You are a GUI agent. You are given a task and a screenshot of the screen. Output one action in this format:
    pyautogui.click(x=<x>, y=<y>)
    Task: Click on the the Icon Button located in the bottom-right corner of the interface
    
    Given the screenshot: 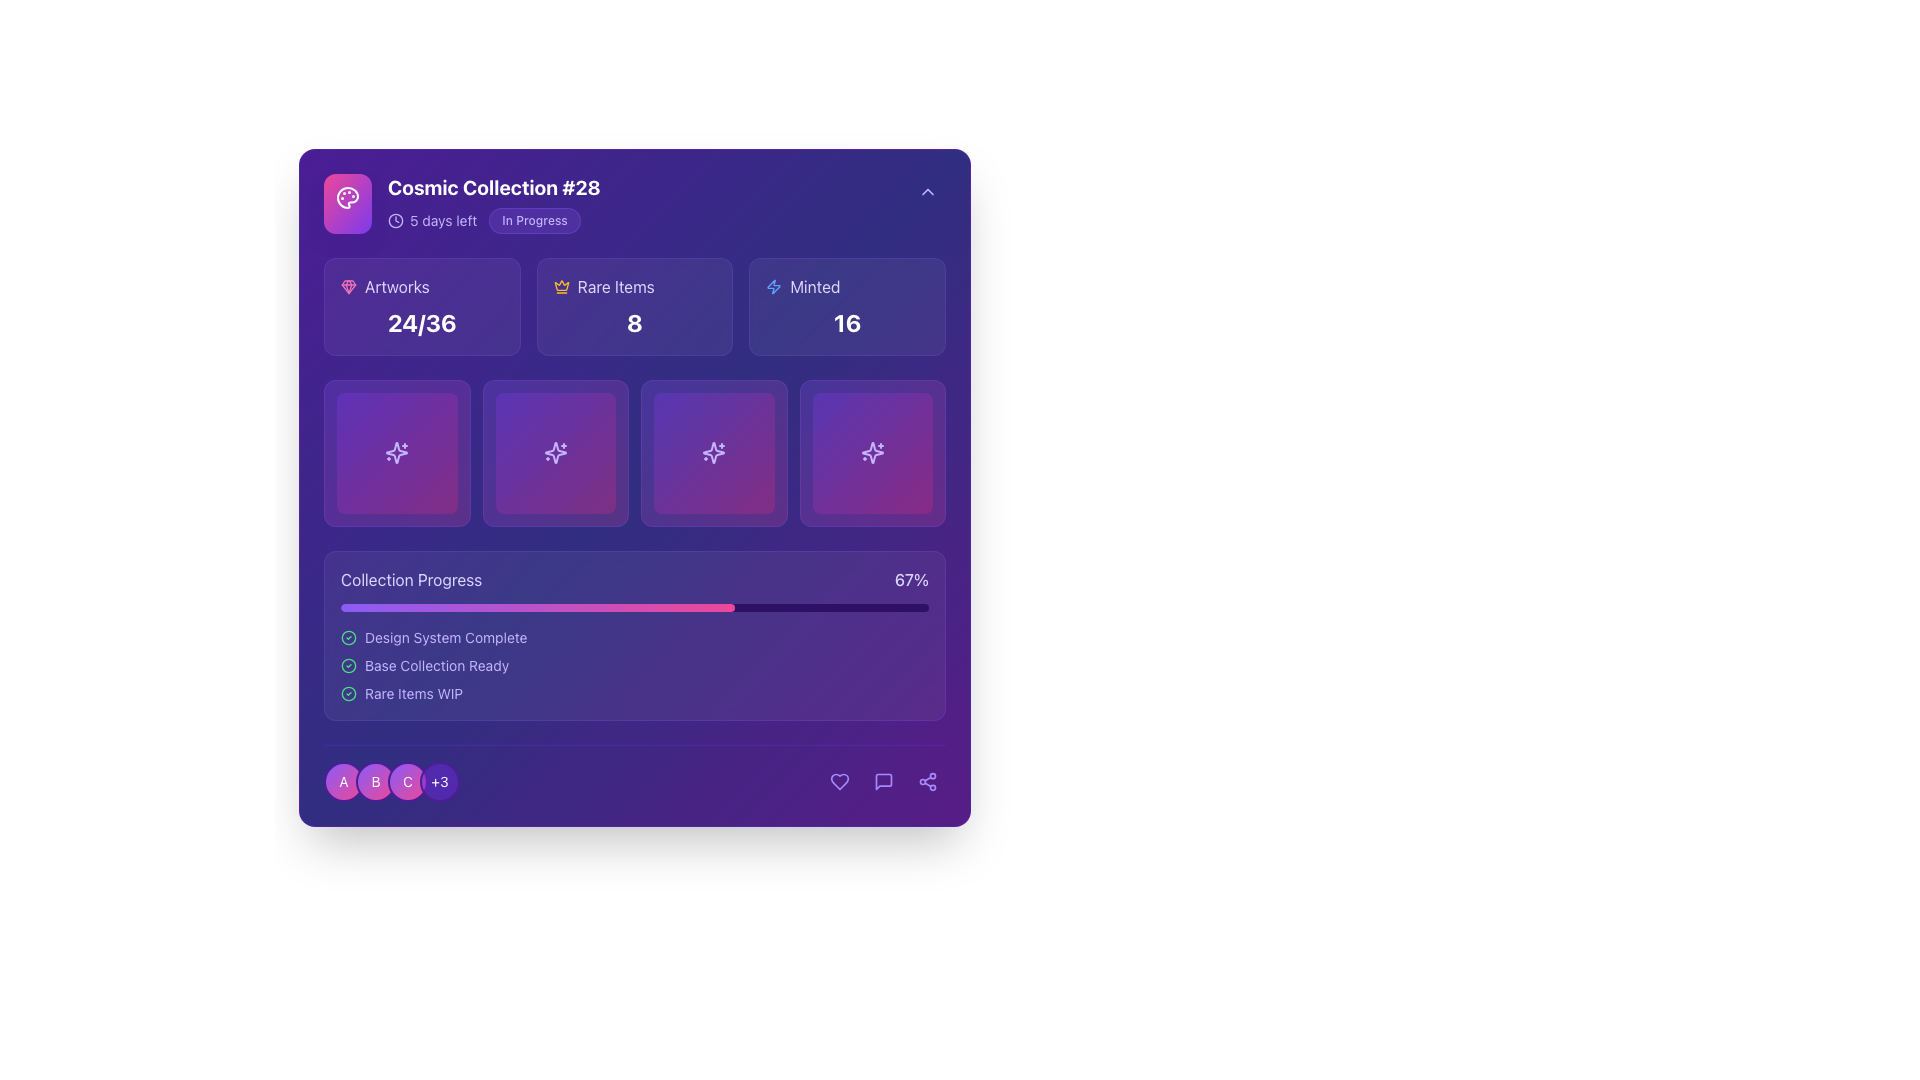 What is the action you would take?
    pyautogui.click(x=882, y=779)
    